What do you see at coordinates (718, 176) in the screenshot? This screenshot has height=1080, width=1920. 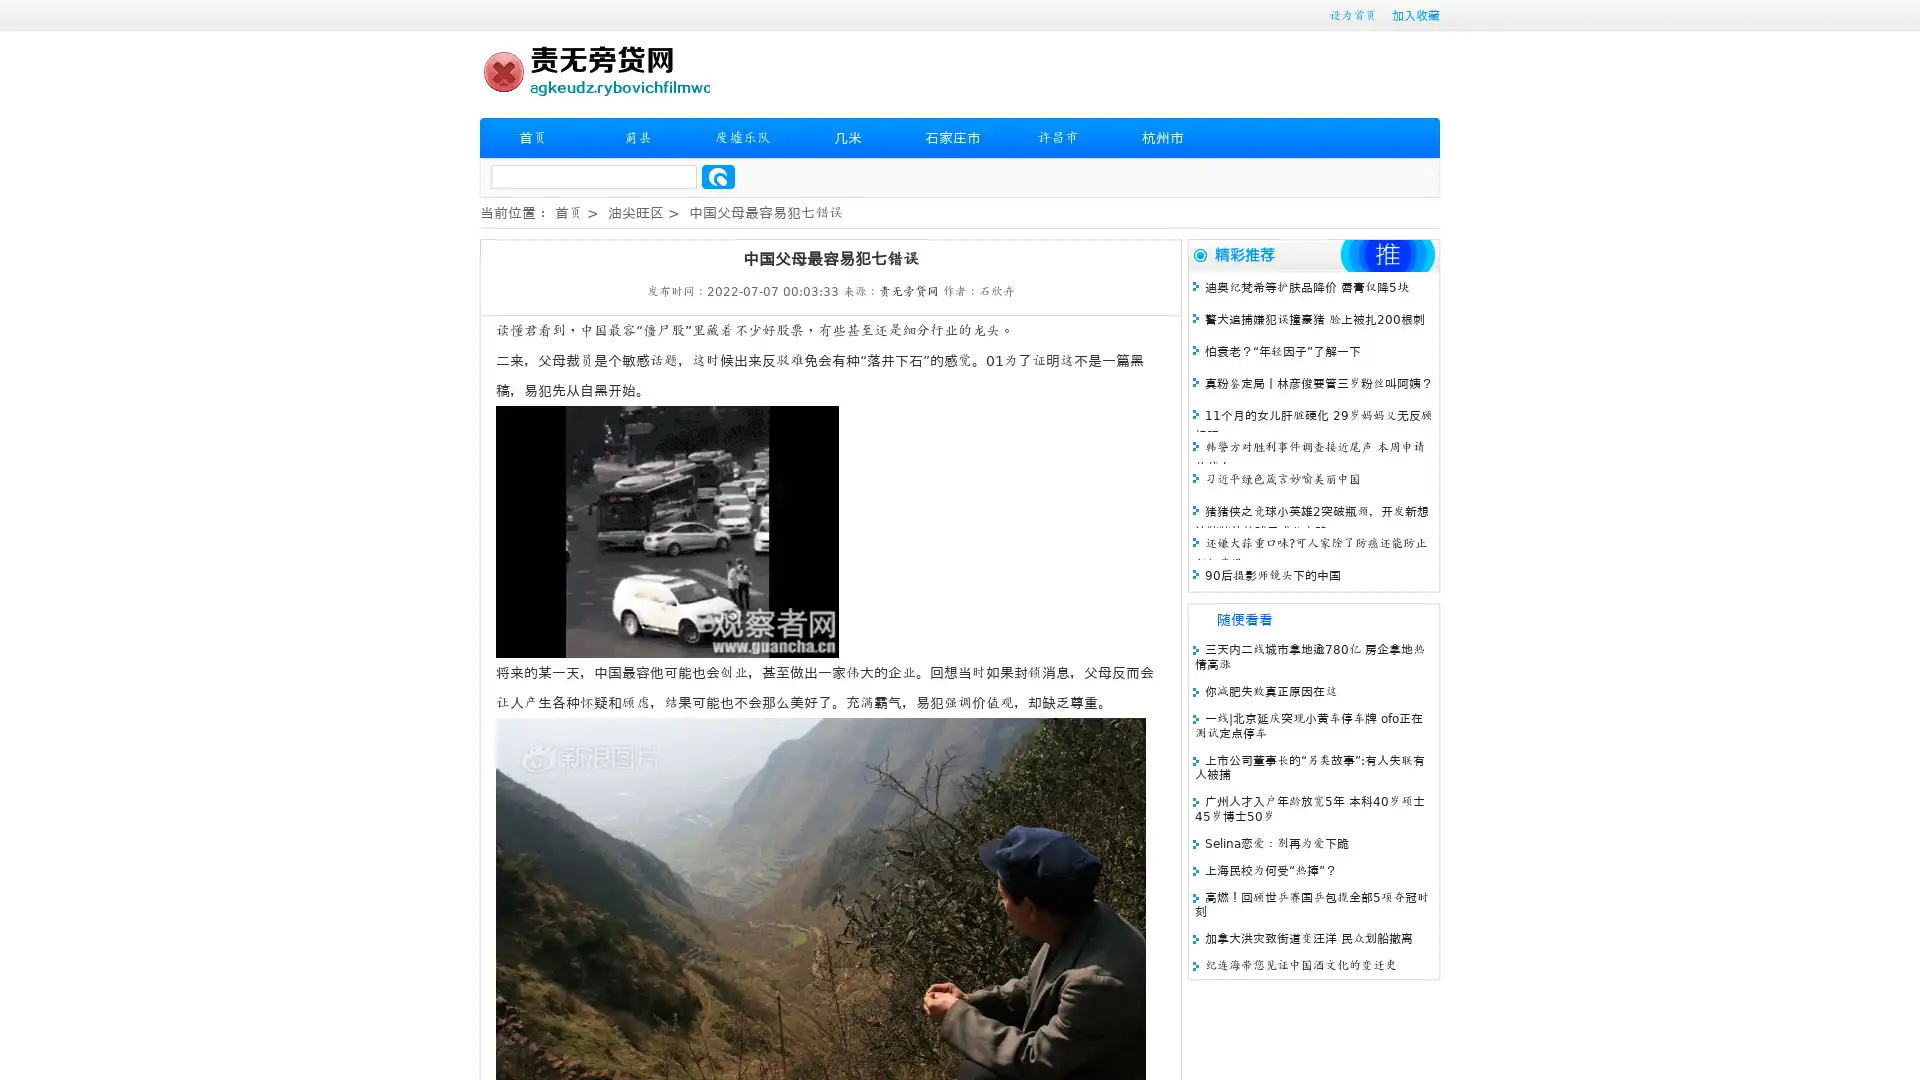 I see `Search` at bounding box center [718, 176].